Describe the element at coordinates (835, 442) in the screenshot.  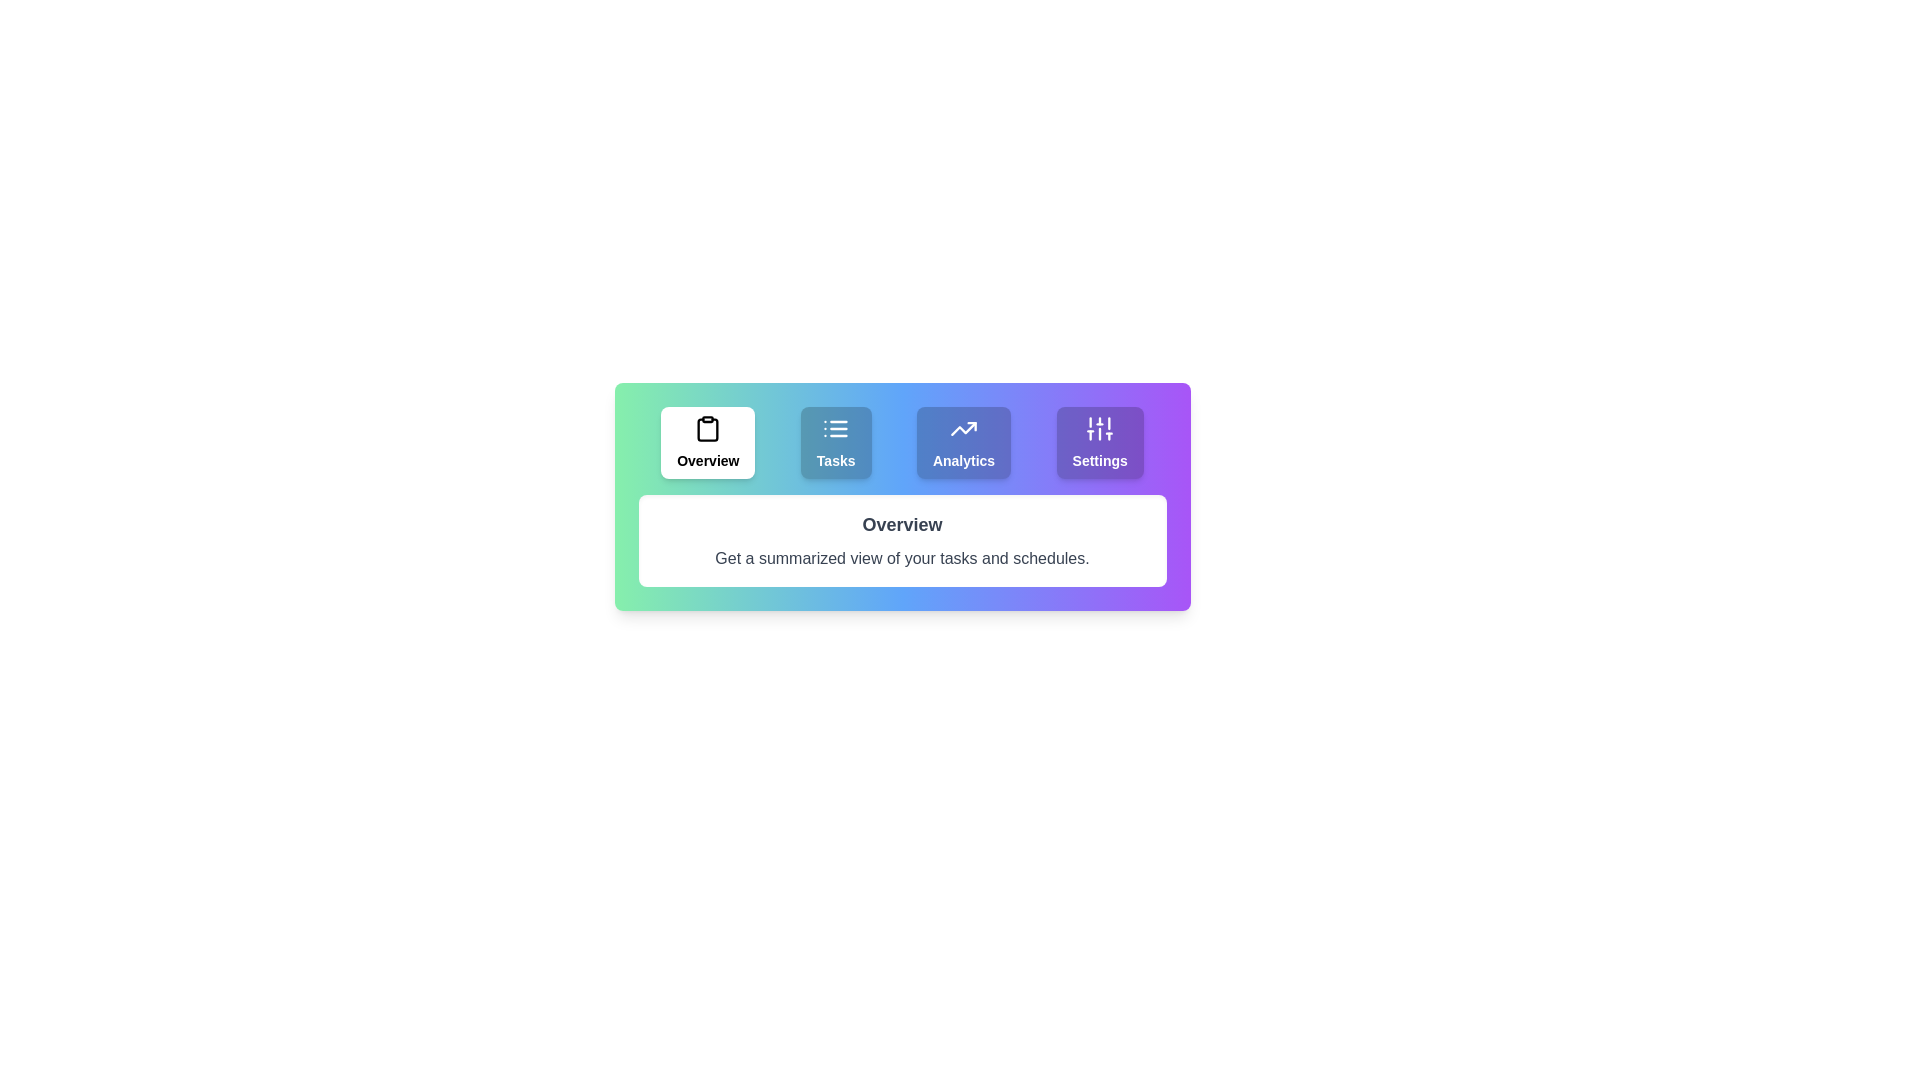
I see `the Tasks tab to view its content` at that location.